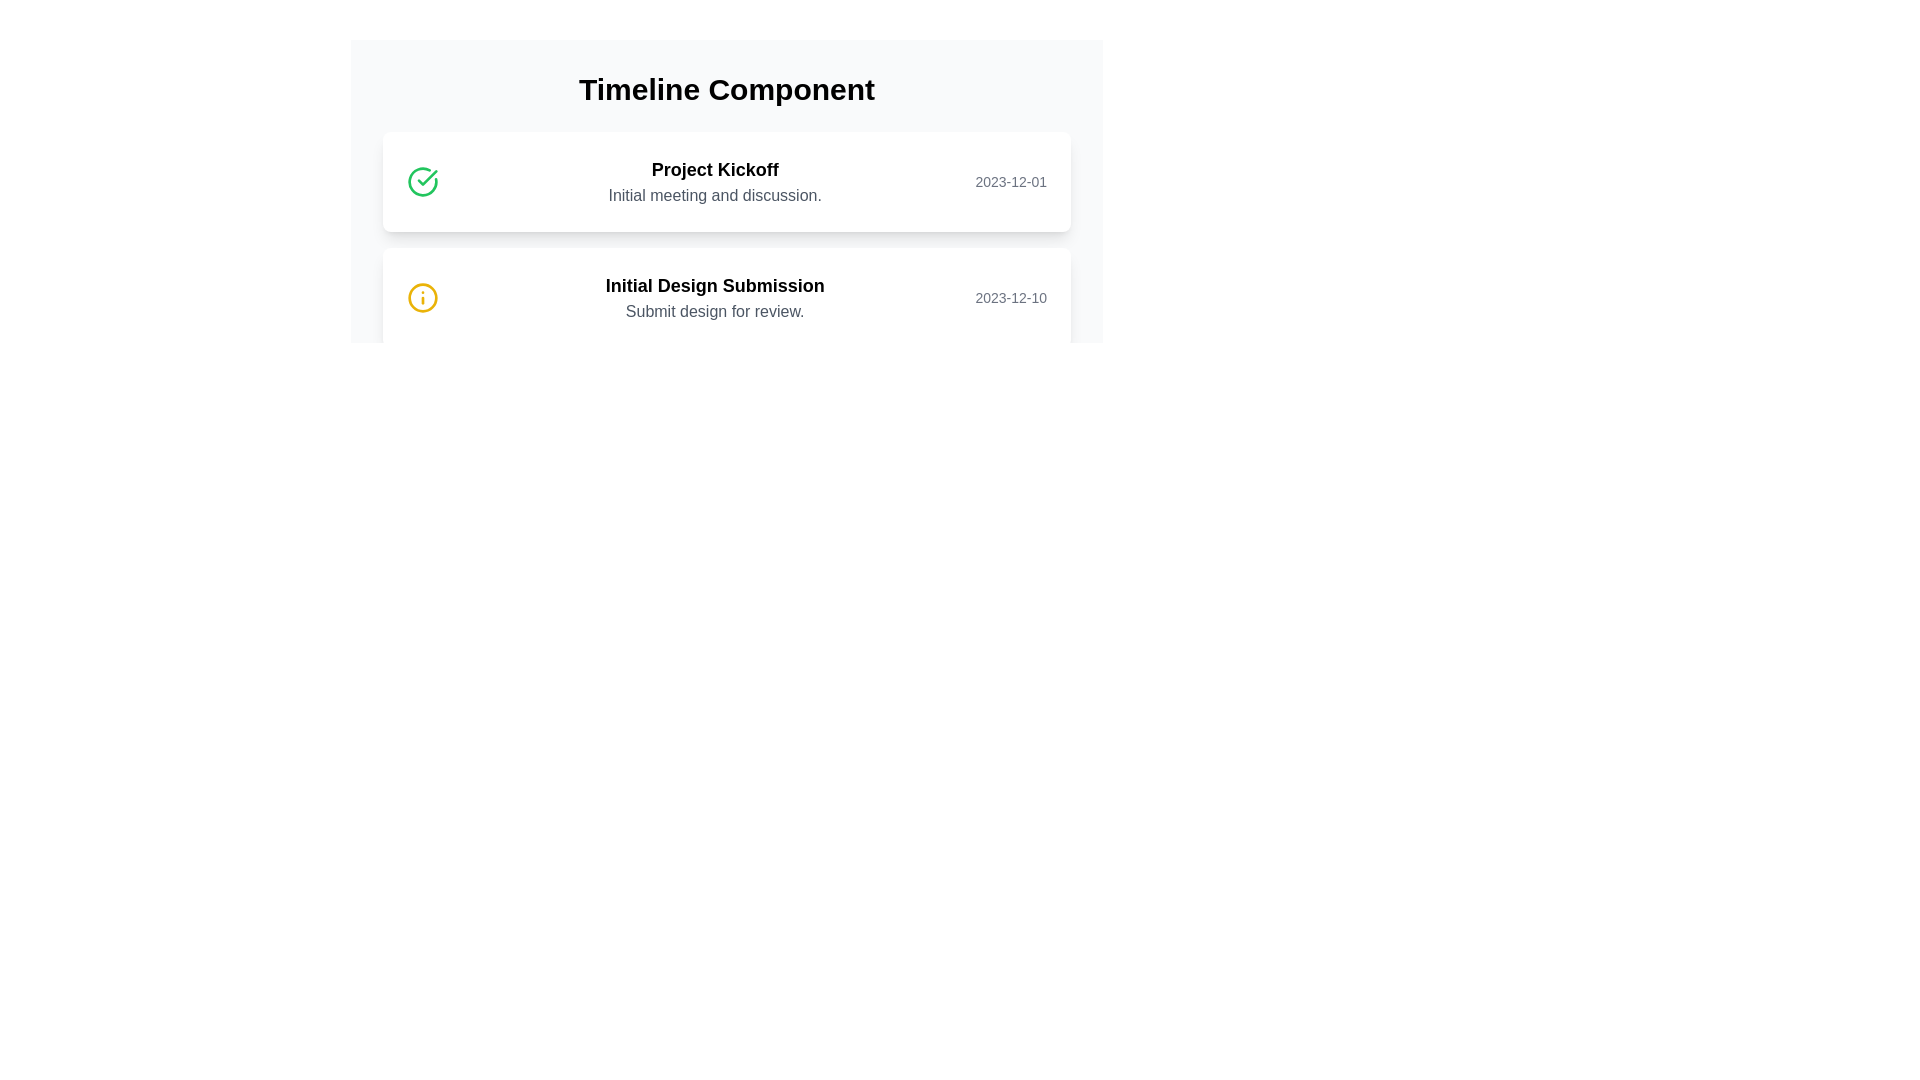 This screenshot has width=1920, height=1080. What do you see at coordinates (715, 285) in the screenshot?
I see `heading text that serves as the title for the second timeline entry under the 'Timeline Component' header, which is positioned above the description 'Submit design for review.'` at bounding box center [715, 285].